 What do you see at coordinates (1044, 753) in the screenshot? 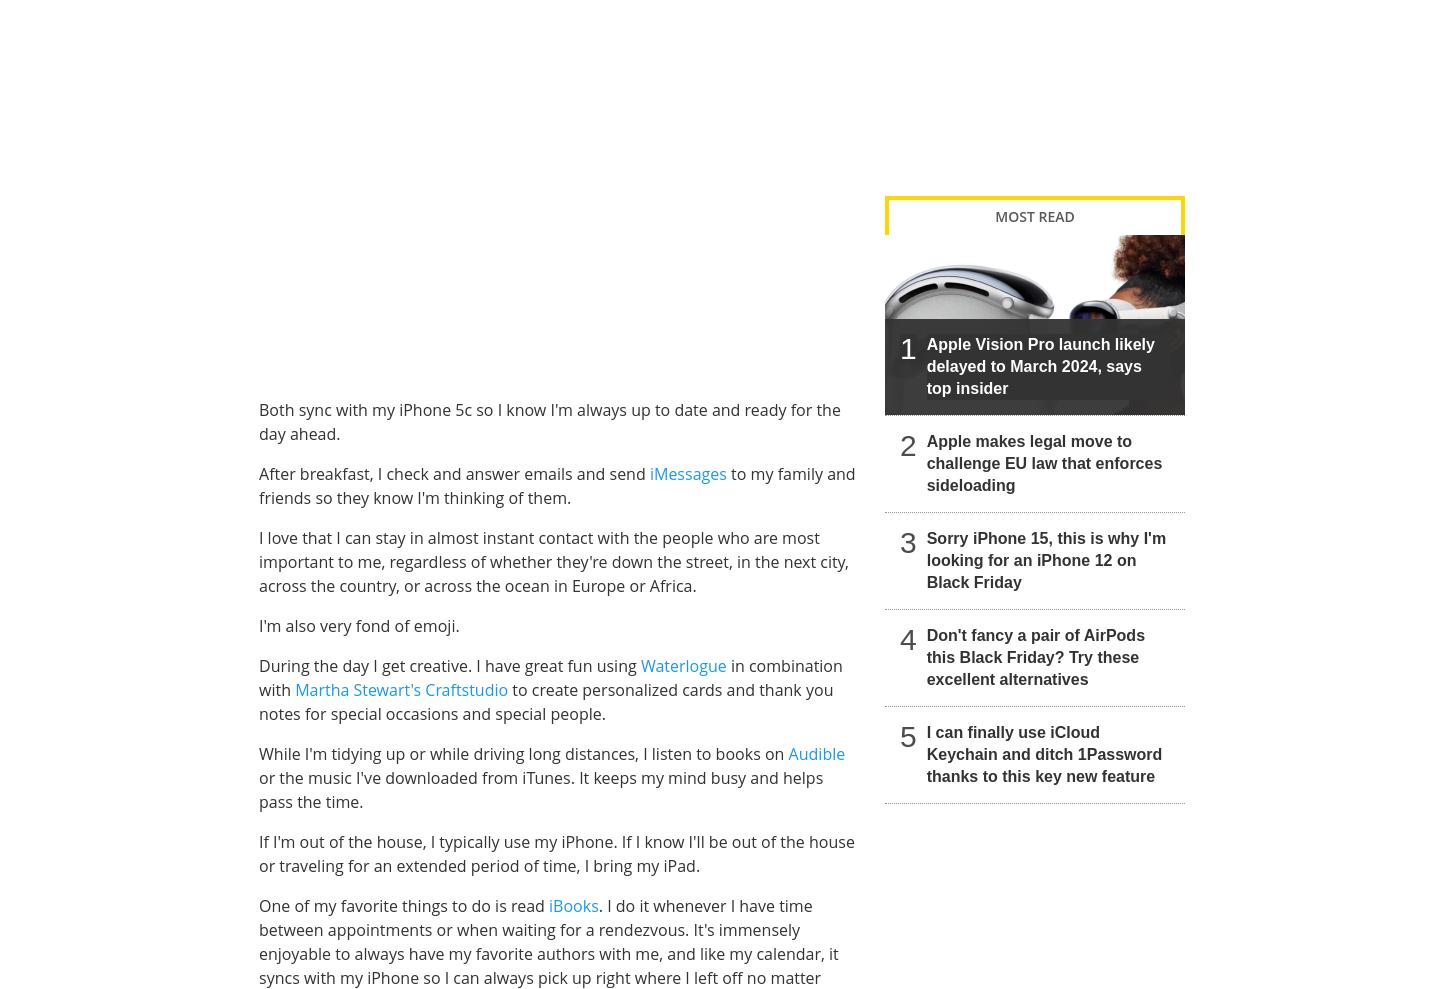
I see `'I can finally use iCloud Keychain and ditch 1Password thanks to this key new feature'` at bounding box center [1044, 753].